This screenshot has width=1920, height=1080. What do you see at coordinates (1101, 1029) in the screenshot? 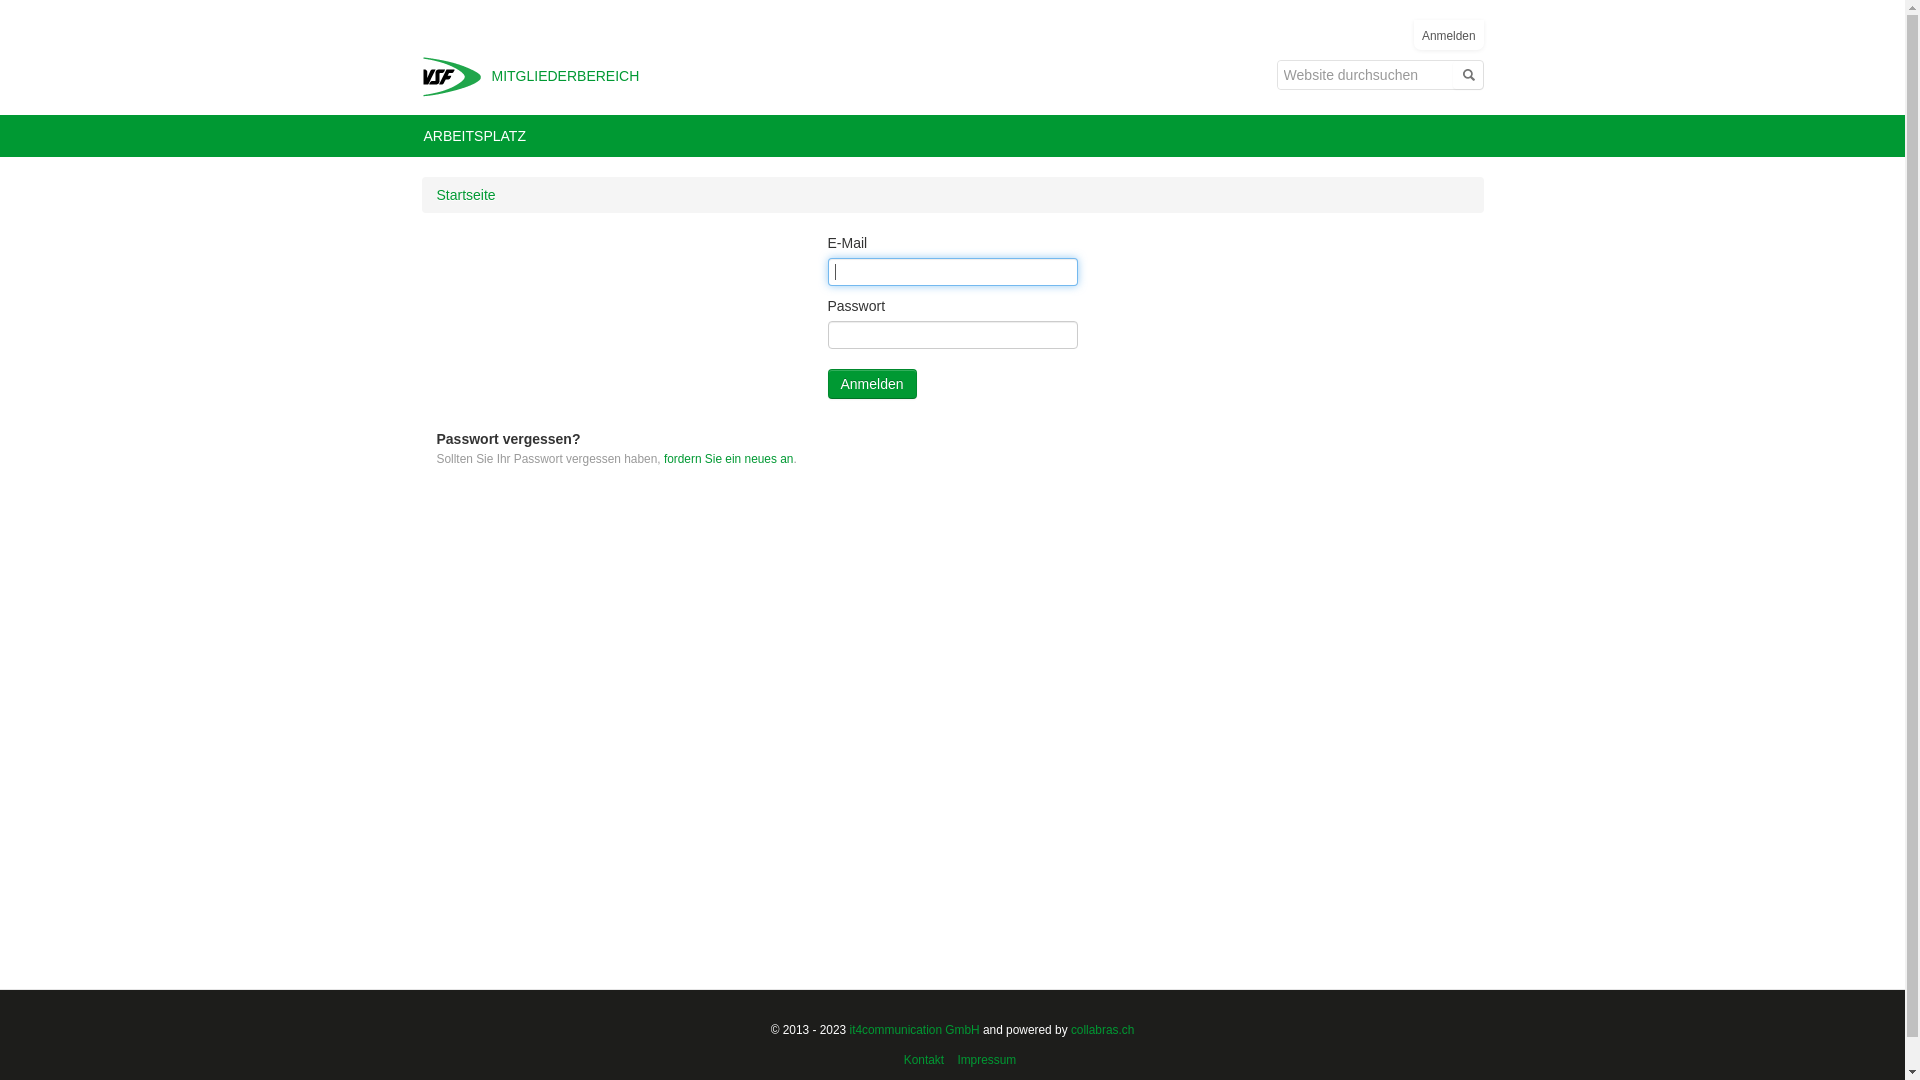
I see `'collabras.ch'` at bounding box center [1101, 1029].